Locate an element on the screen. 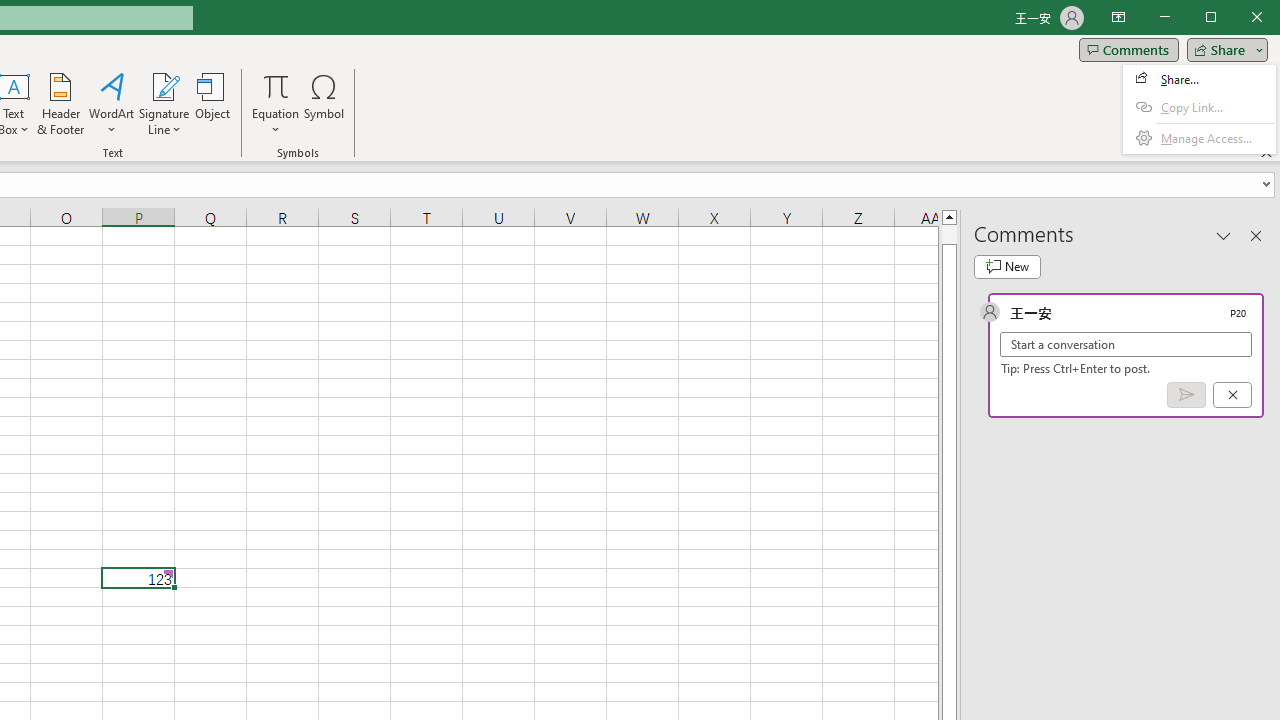 The height and width of the screenshot is (720, 1280). 'Post comment (Ctrl + Enter)' is located at coordinates (1186, 395).